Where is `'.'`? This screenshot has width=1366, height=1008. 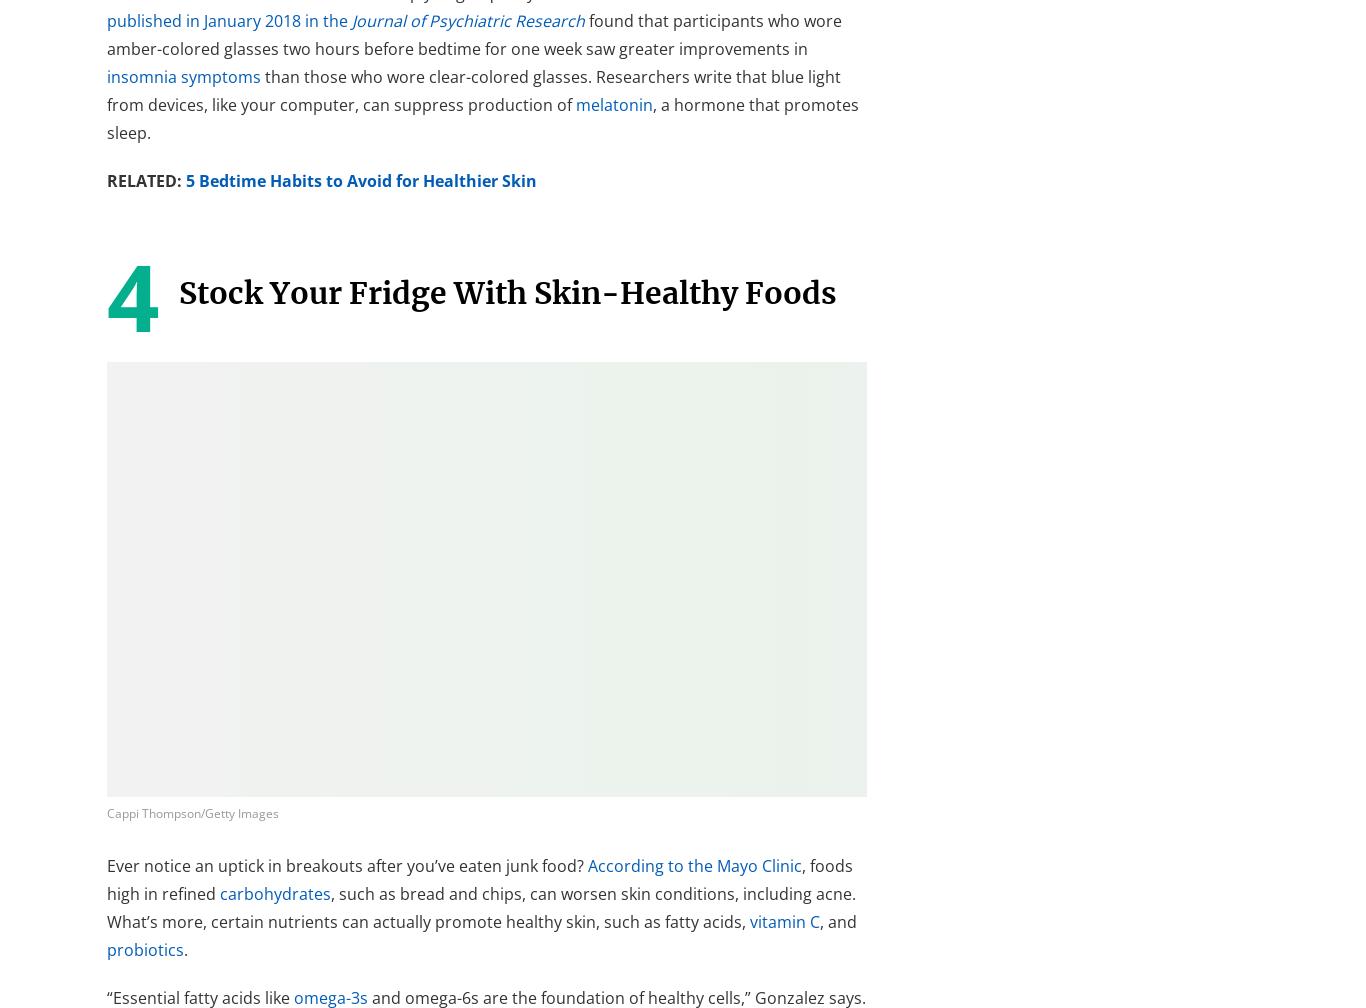
'.' is located at coordinates (183, 949).